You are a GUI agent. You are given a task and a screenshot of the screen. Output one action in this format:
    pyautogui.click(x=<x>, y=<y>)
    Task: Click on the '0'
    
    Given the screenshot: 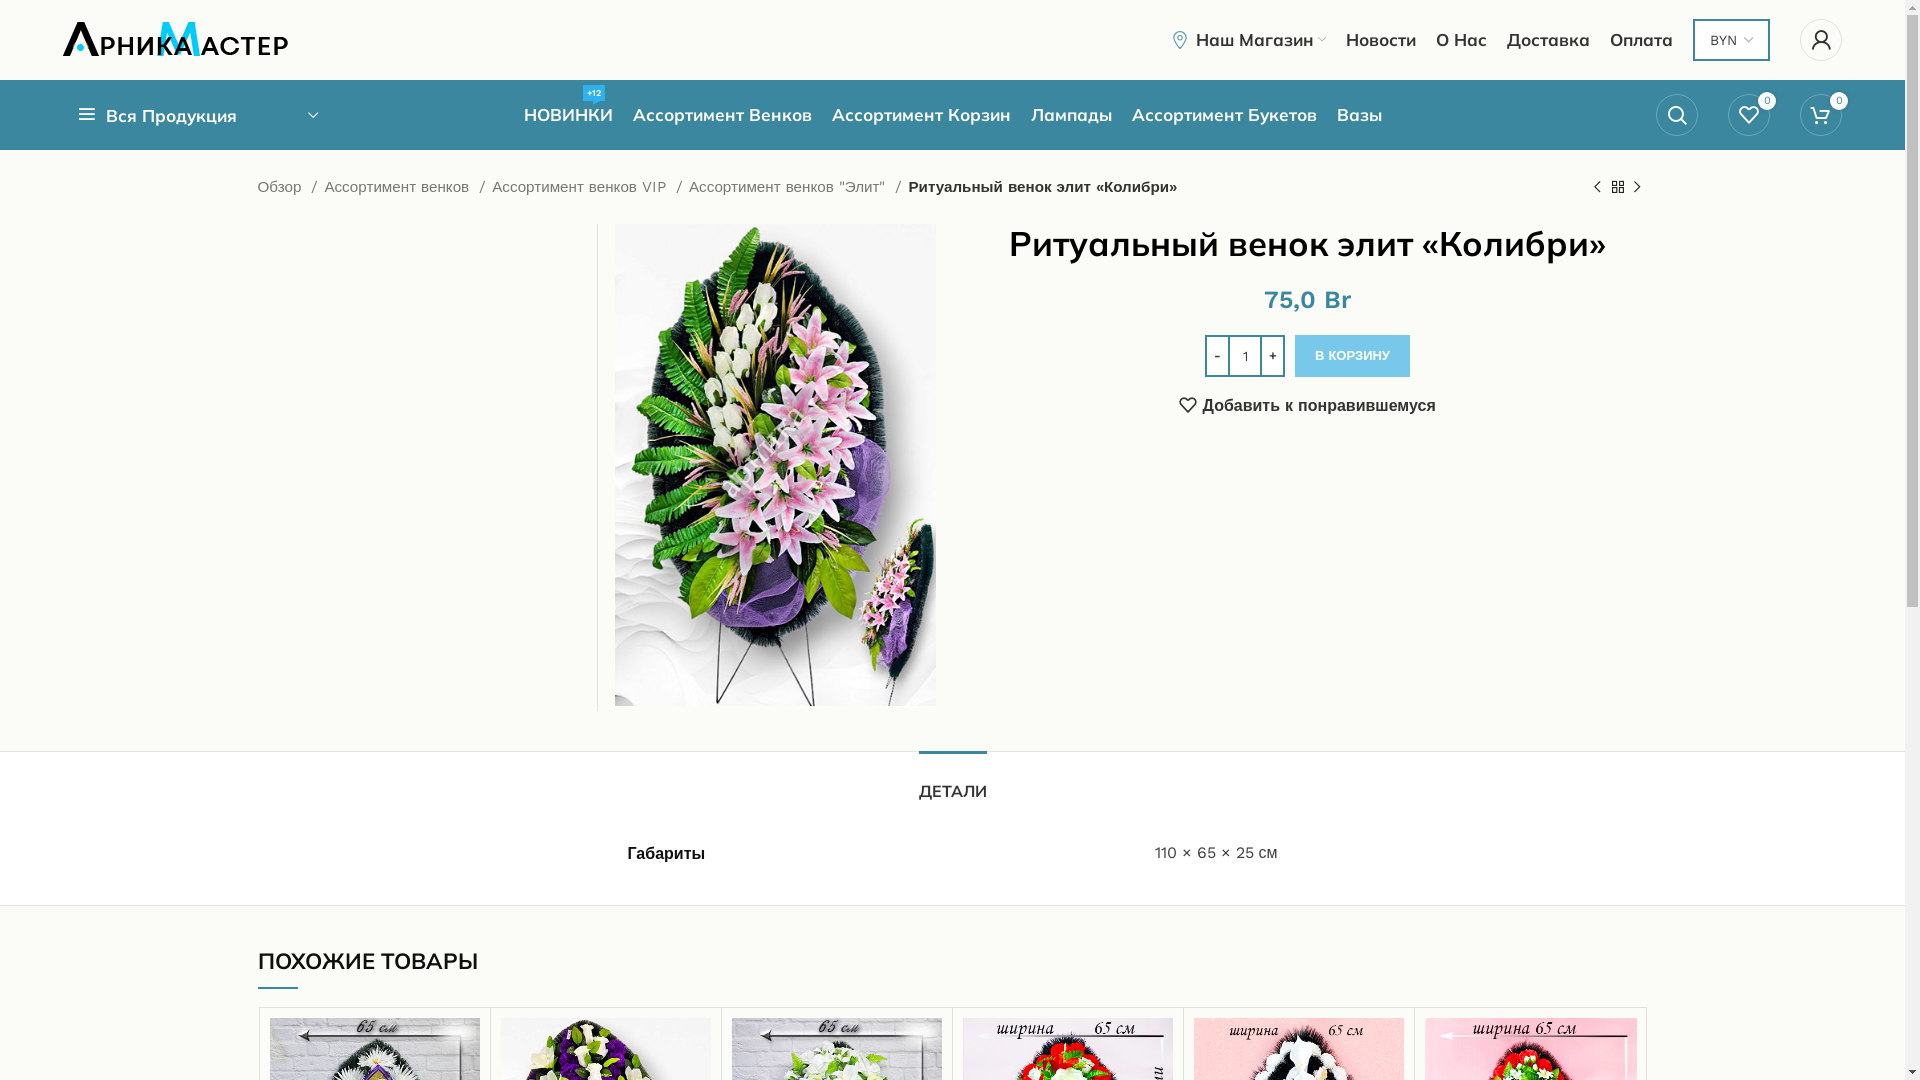 What is the action you would take?
    pyautogui.click(x=1747, y=115)
    